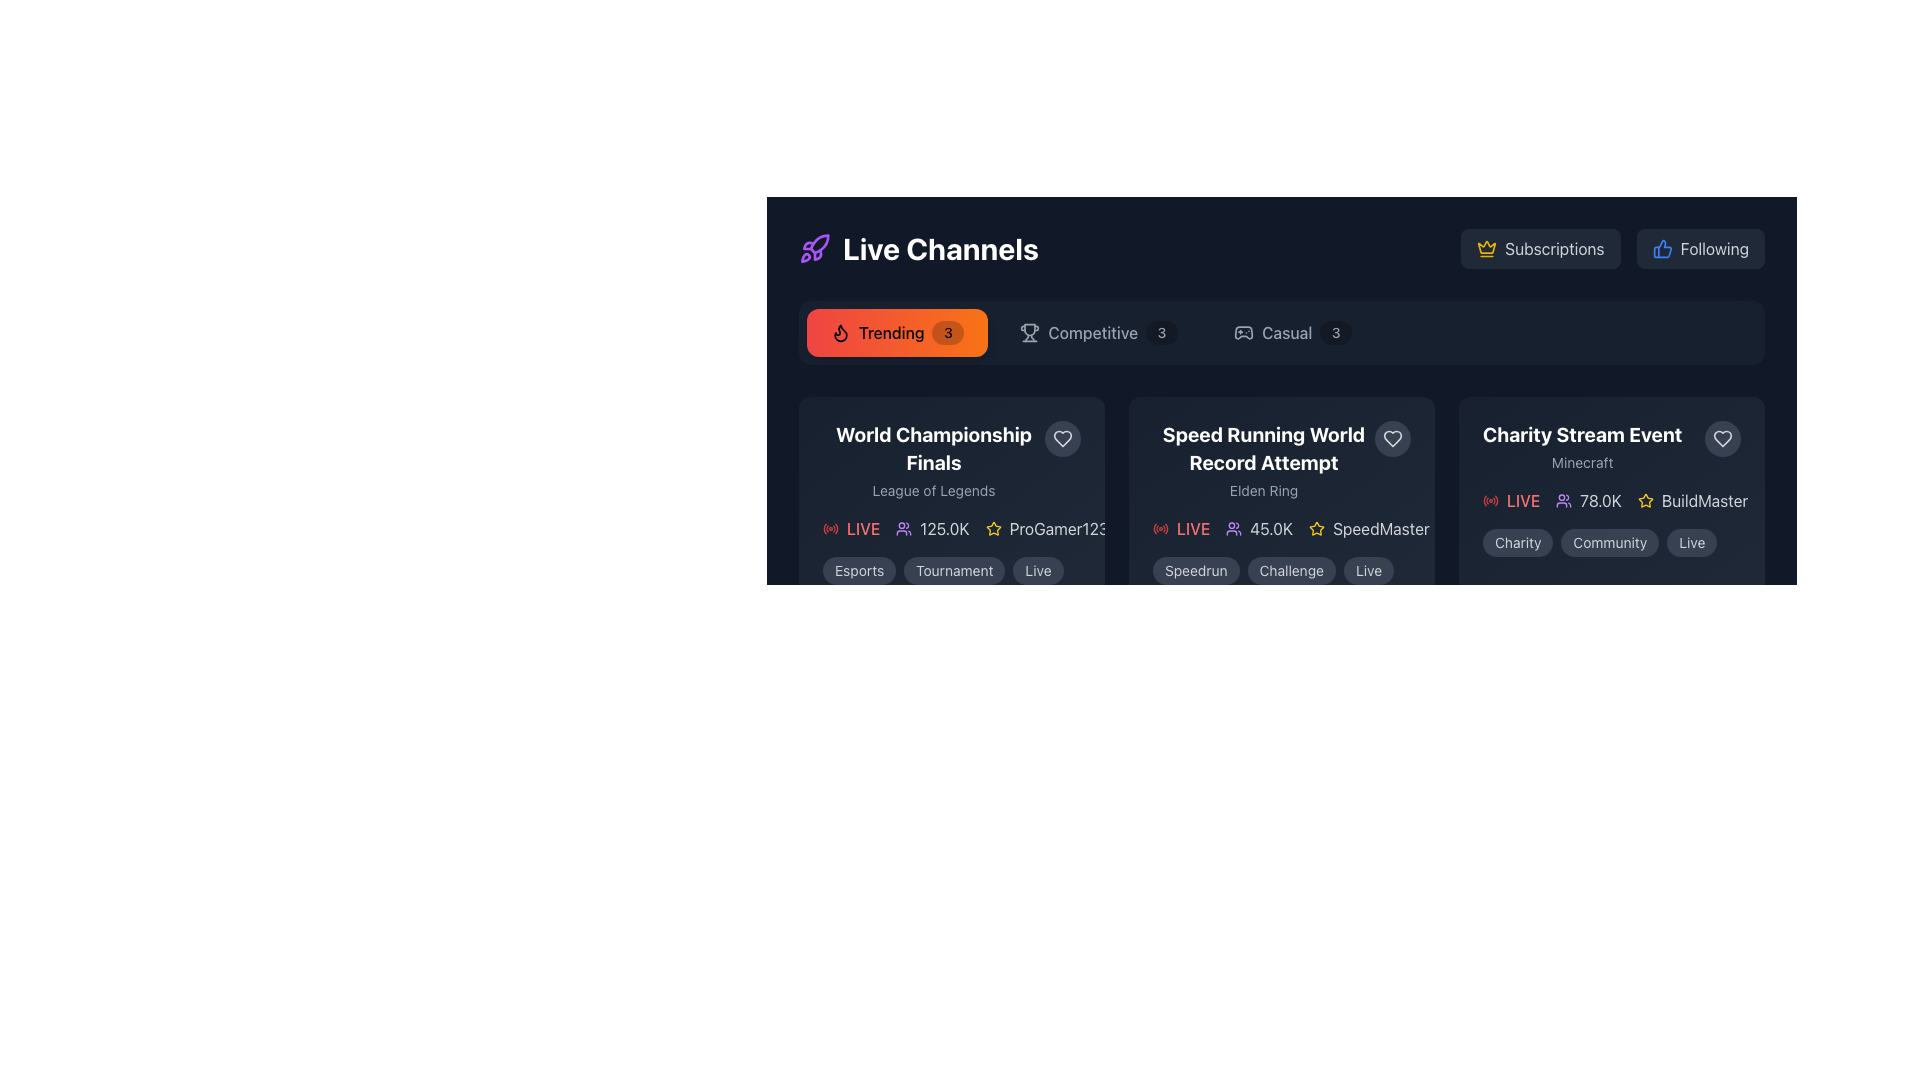 The image size is (1920, 1080). What do you see at coordinates (1487, 246) in the screenshot?
I see `the details of the decorative crown icon located in the top-right section of the interface, inside the 'Subscriptions' button` at bounding box center [1487, 246].